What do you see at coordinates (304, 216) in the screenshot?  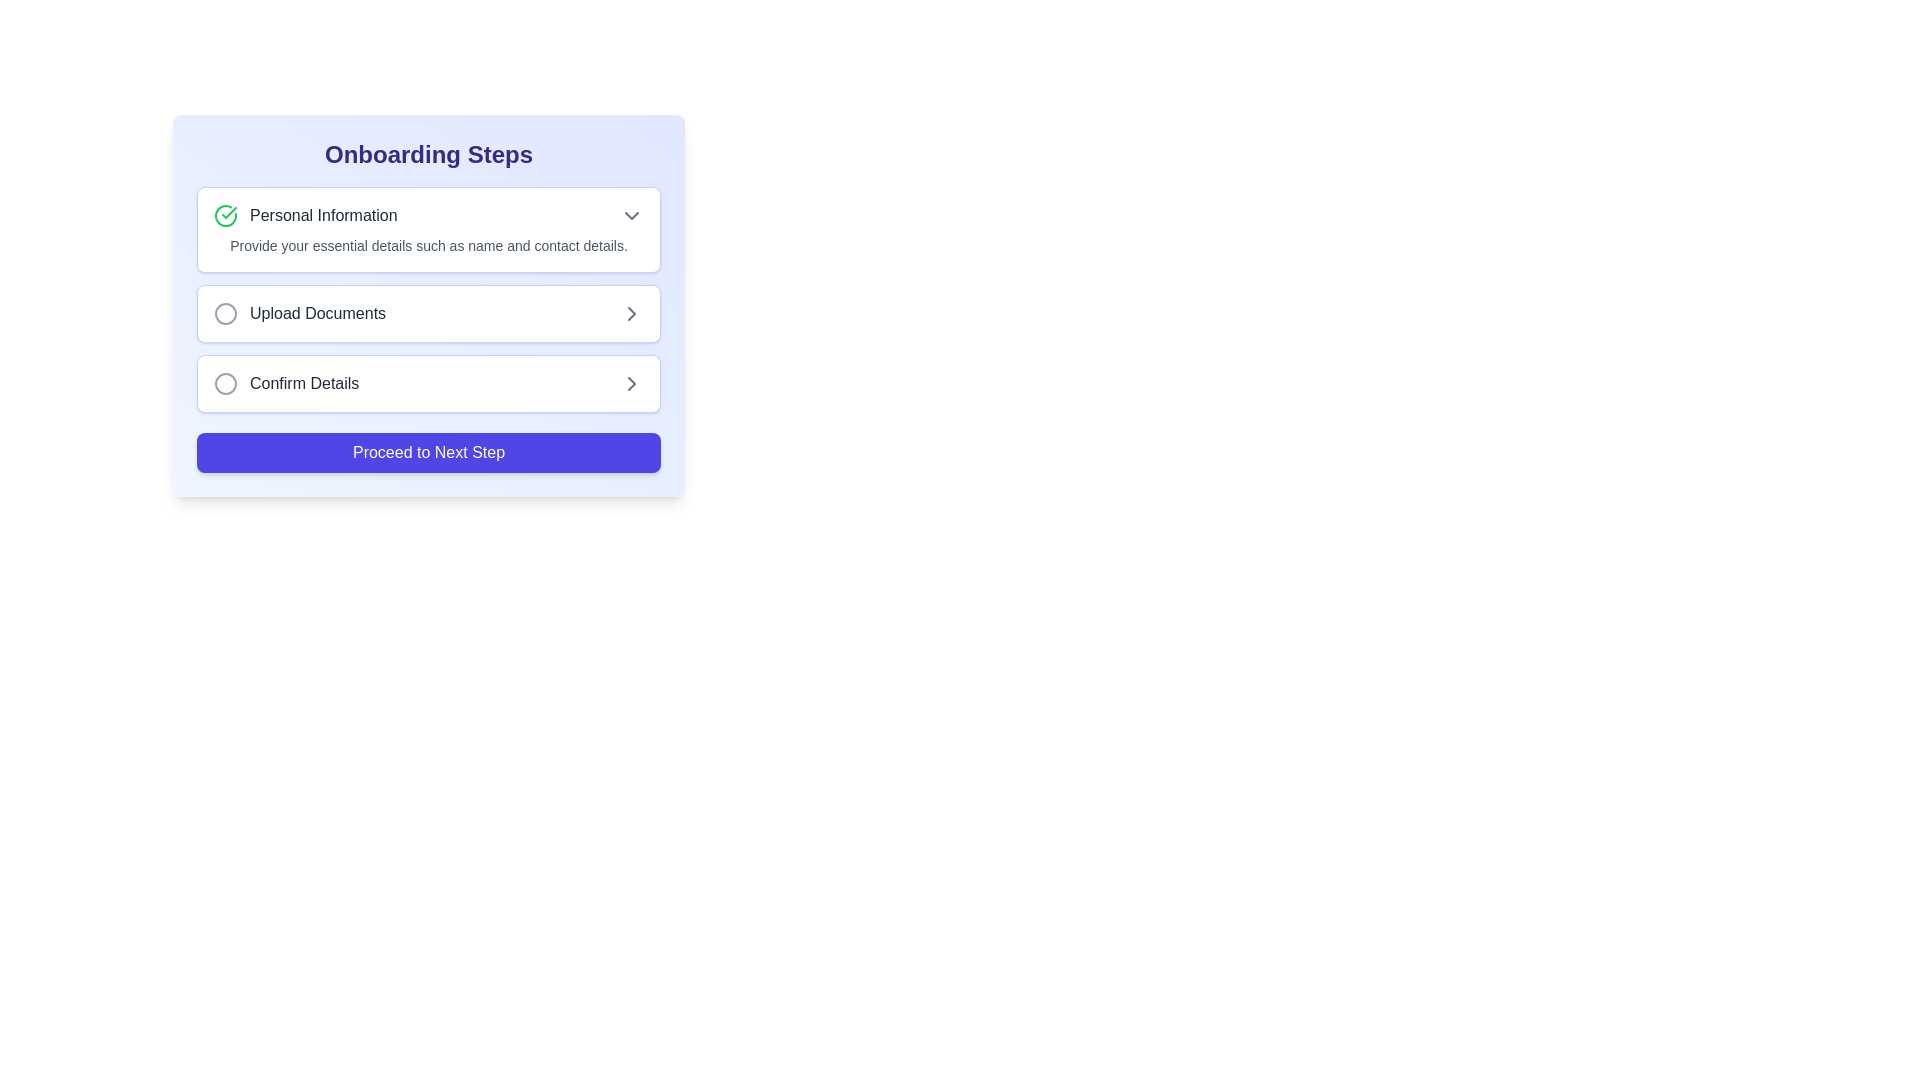 I see `the 'Personal Information' section header with a green checkmark icon` at bounding box center [304, 216].